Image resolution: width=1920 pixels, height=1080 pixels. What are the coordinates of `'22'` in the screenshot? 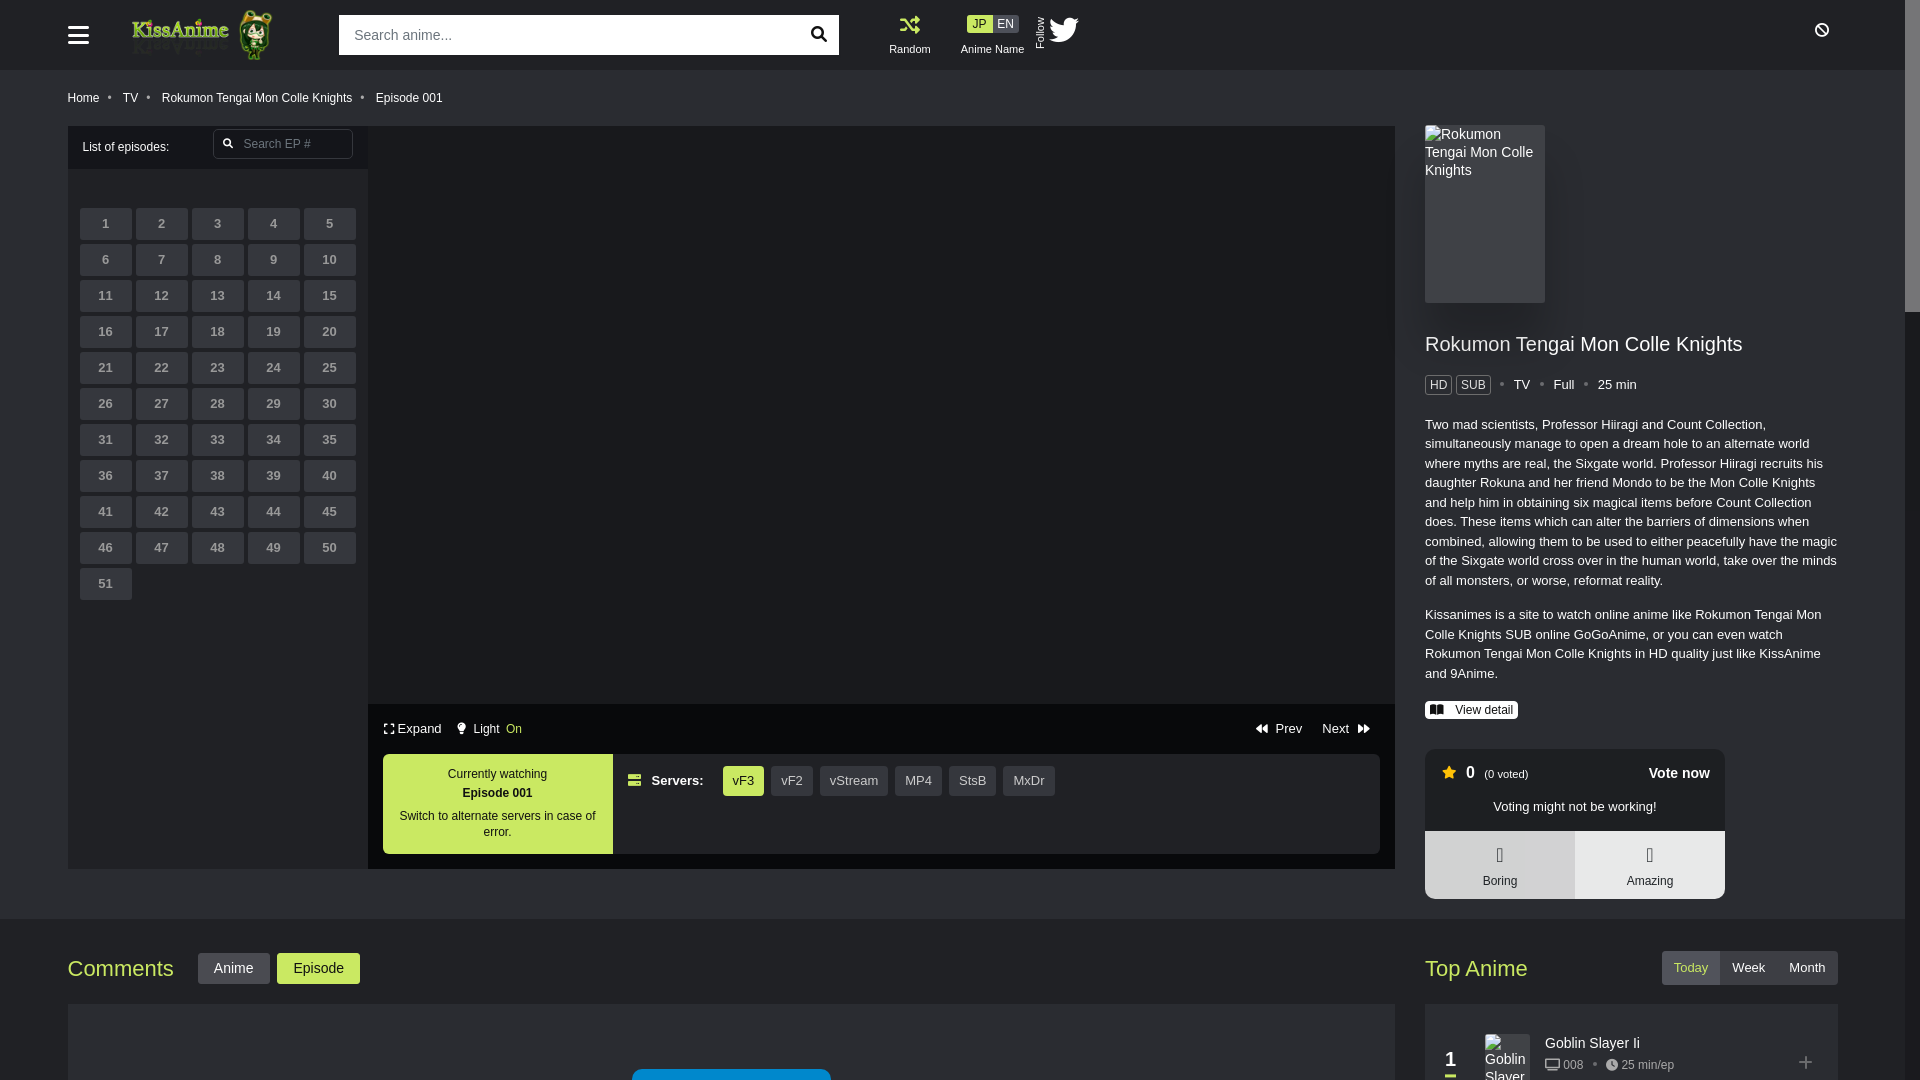 It's located at (162, 367).